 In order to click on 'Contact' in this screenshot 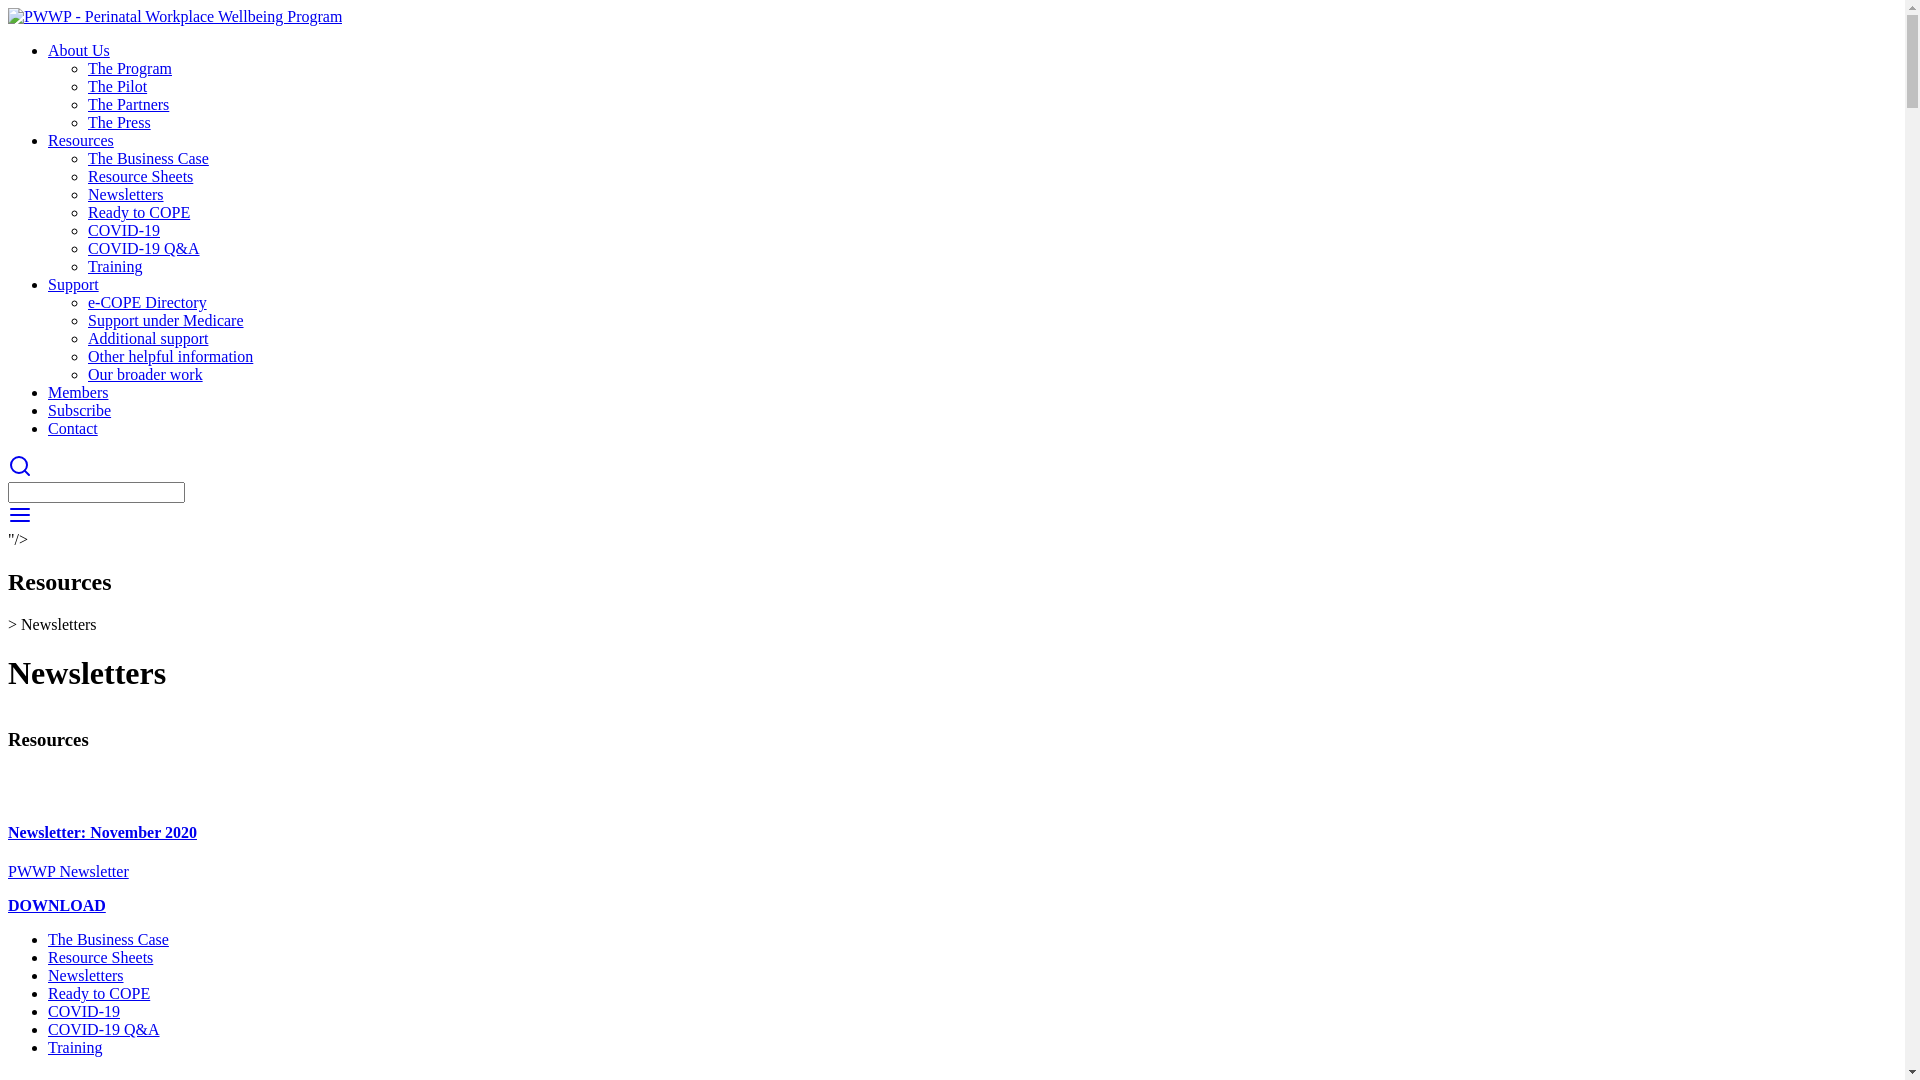, I will do `click(72, 427)`.